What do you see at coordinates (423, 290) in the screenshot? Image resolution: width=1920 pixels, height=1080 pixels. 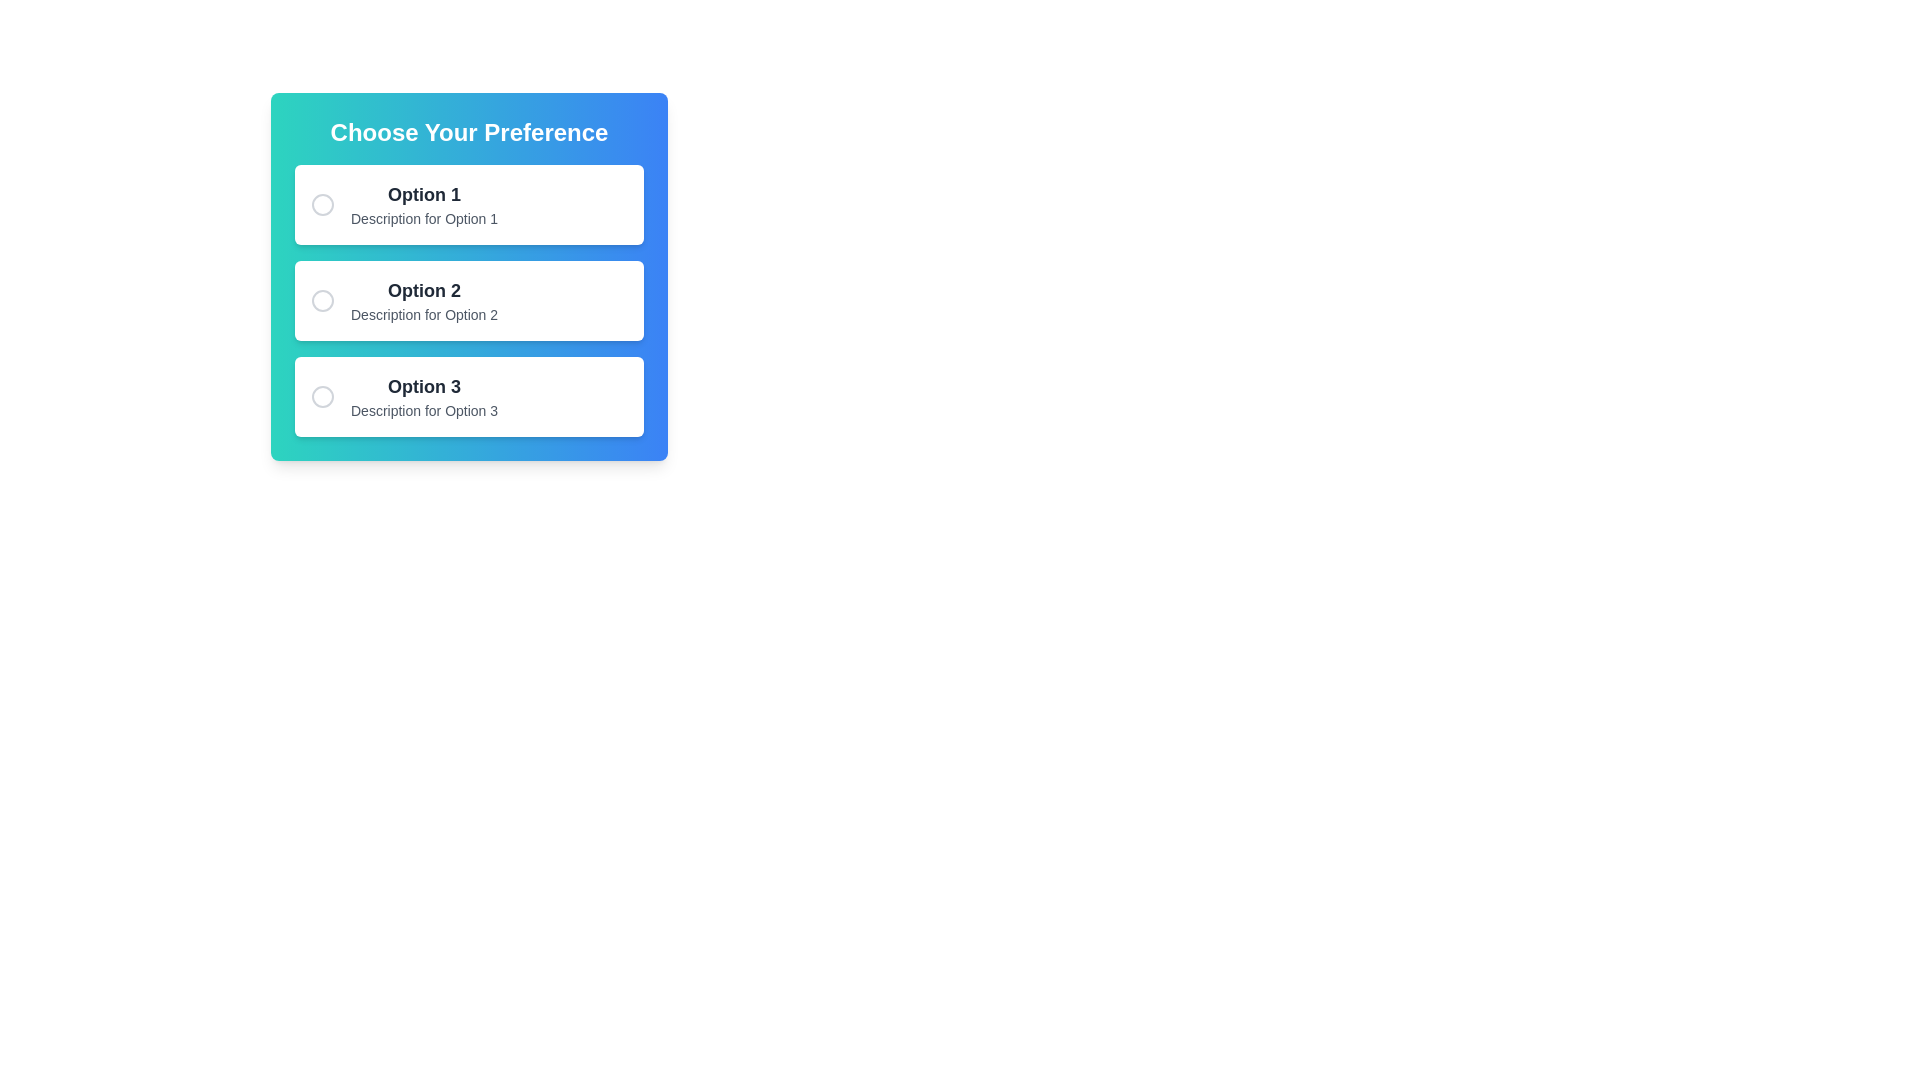 I see `the text label displaying 'Option 2', which is bold and dark gray, indicating the second option in a list` at bounding box center [423, 290].